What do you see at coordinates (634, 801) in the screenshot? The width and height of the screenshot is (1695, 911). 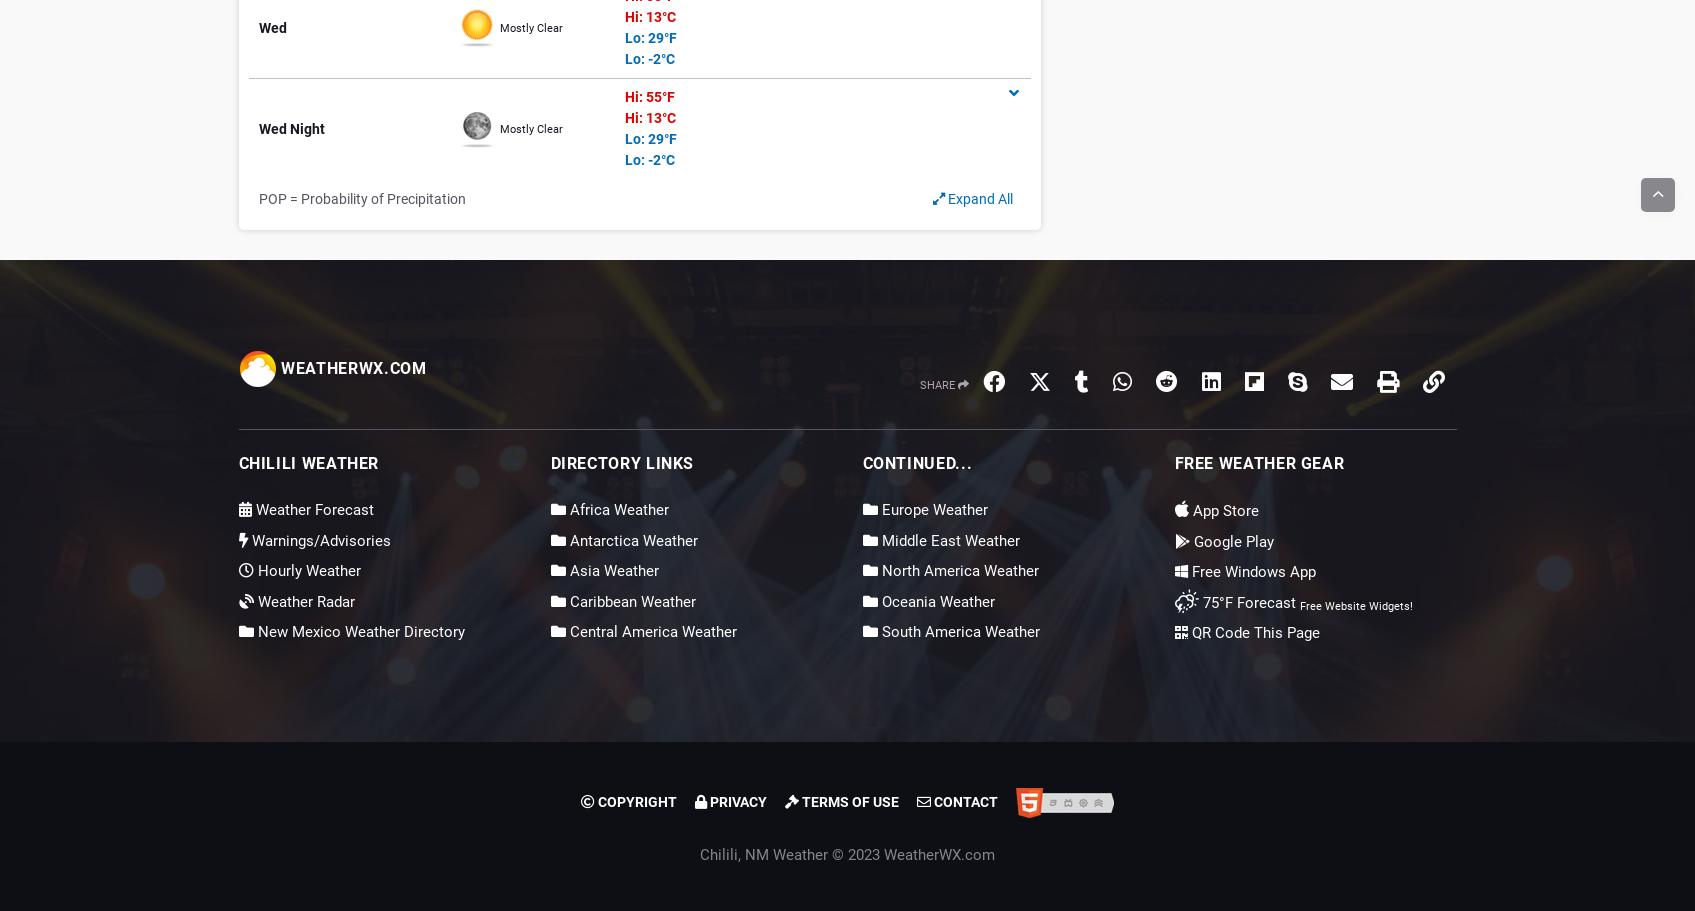 I see `'Copyright'` at bounding box center [634, 801].